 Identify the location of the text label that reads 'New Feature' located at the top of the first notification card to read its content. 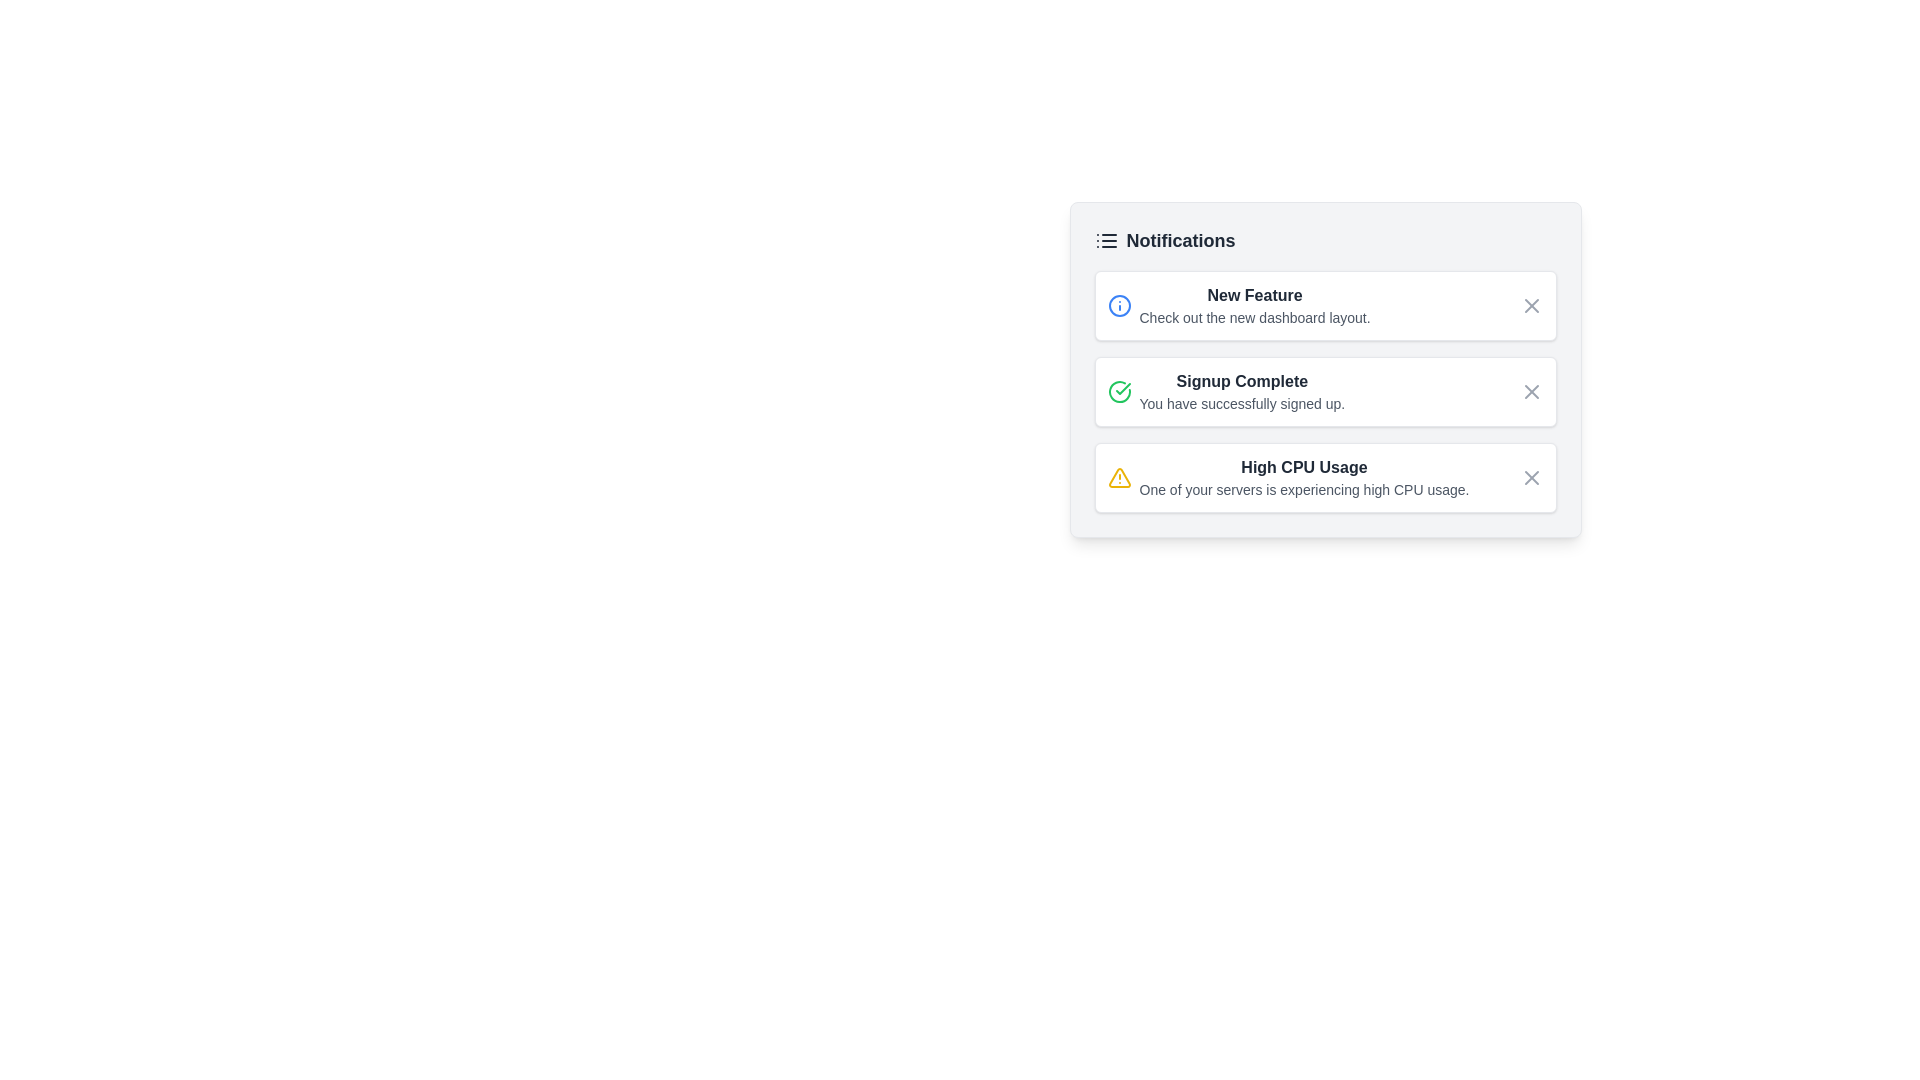
(1254, 296).